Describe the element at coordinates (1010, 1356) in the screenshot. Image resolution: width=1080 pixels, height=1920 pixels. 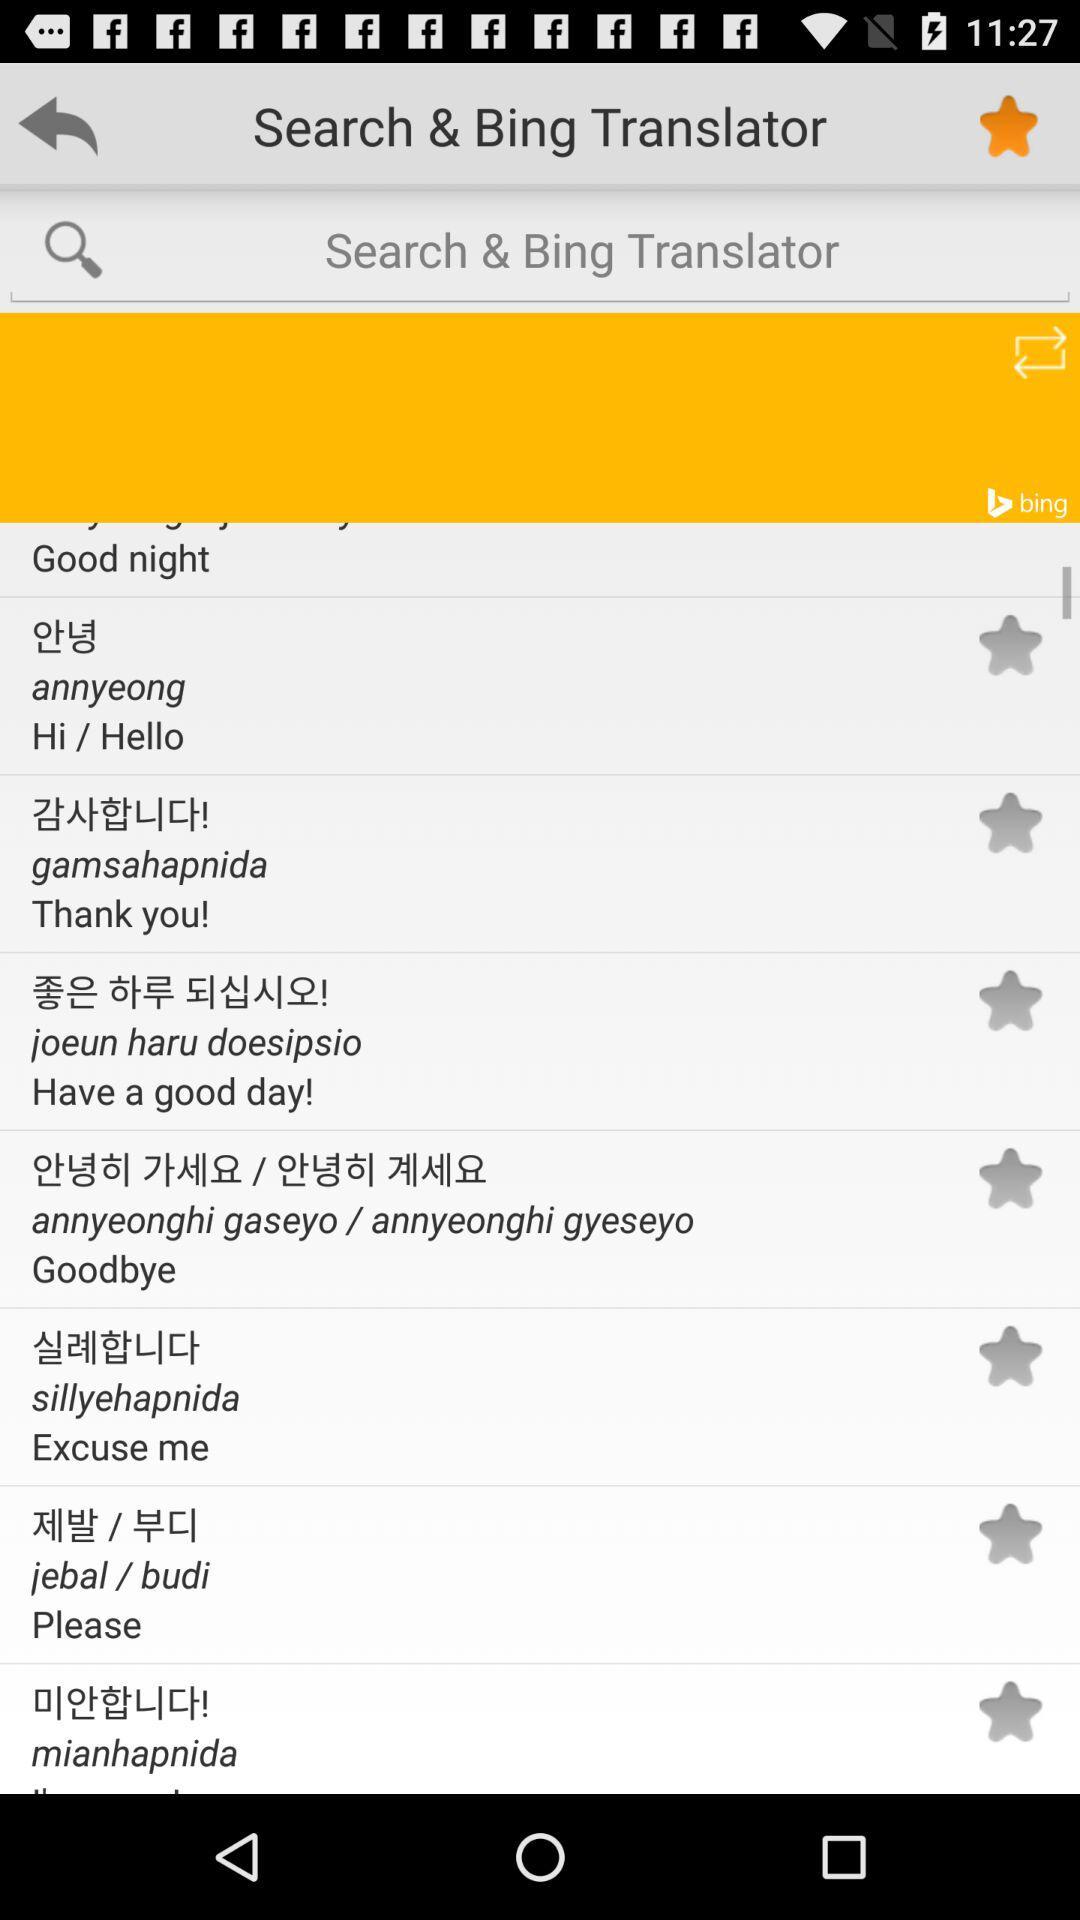
I see `the excuse me star icon` at that location.